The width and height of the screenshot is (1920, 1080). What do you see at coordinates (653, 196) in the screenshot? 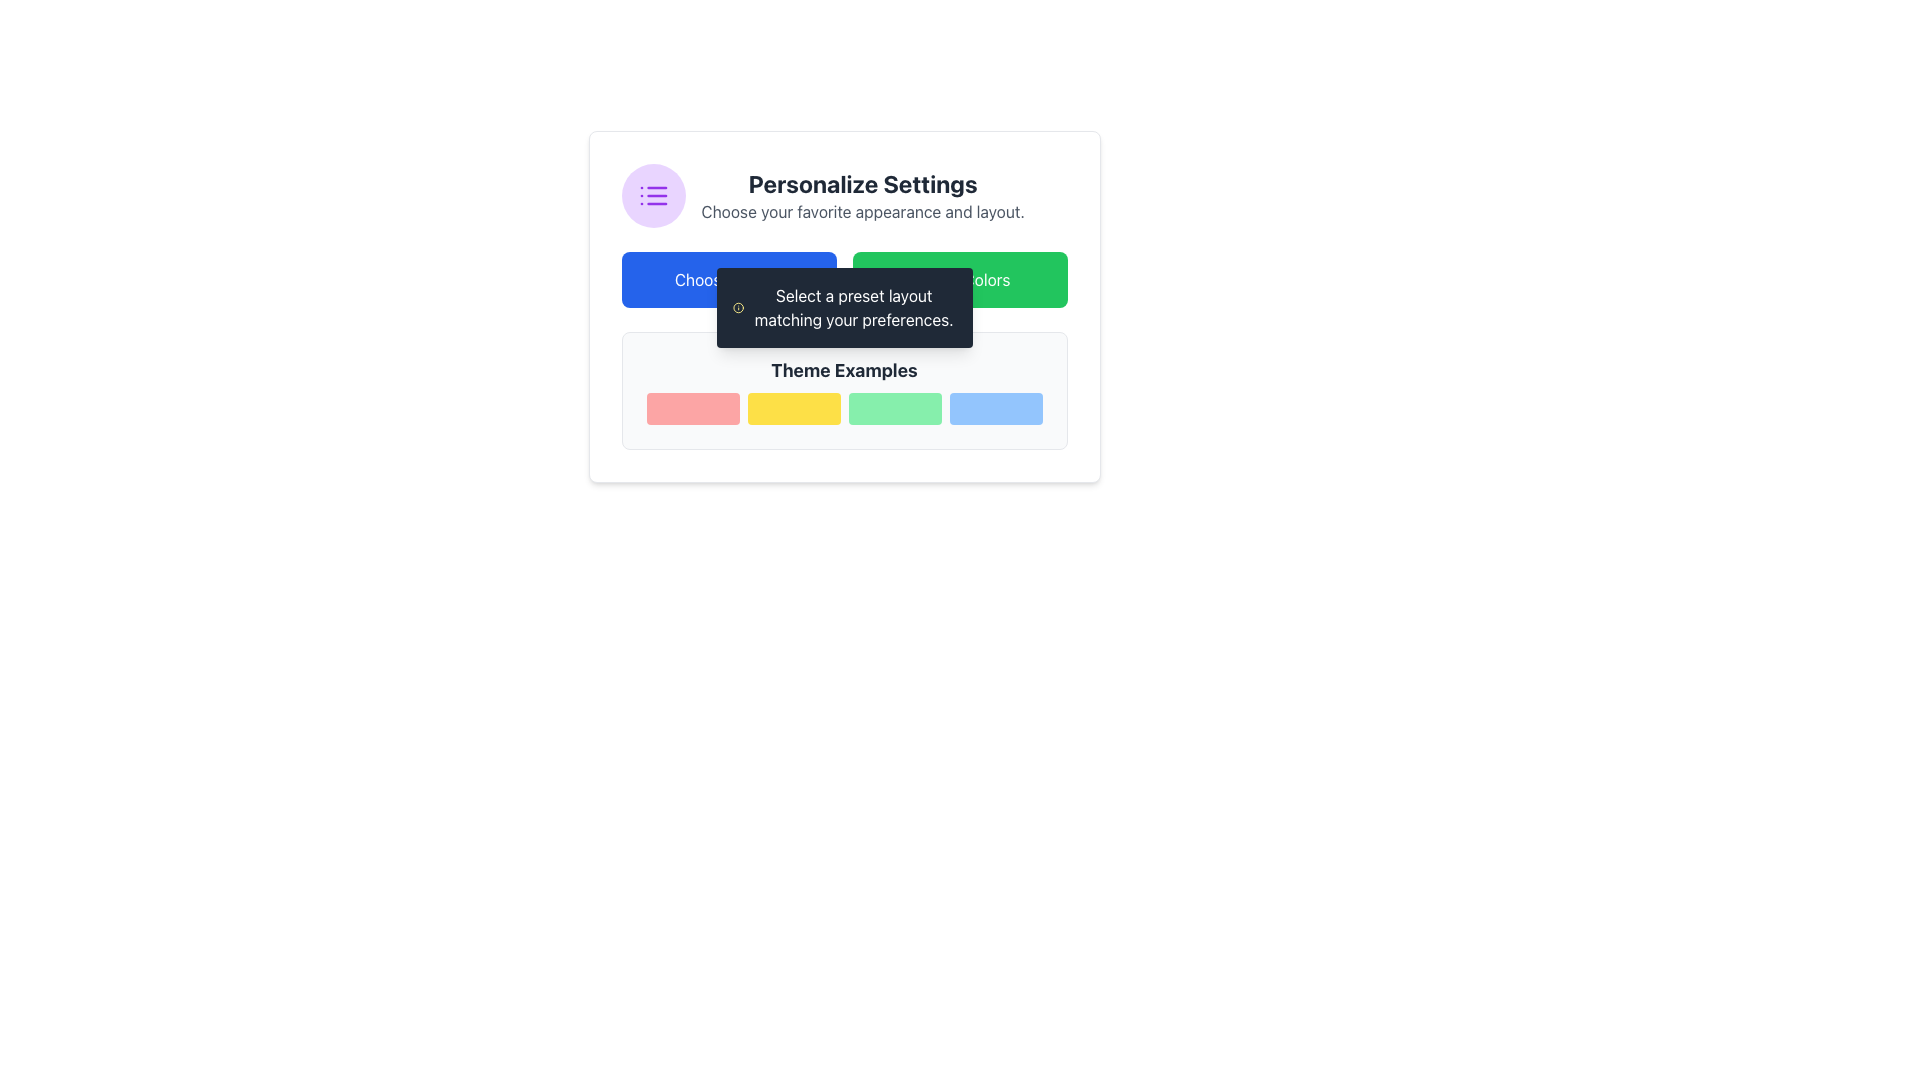
I see `the list icon element, which is styled with a purple color and located in the top-left region of the 'Personalize Settings' interface, contained within a circular background` at bounding box center [653, 196].